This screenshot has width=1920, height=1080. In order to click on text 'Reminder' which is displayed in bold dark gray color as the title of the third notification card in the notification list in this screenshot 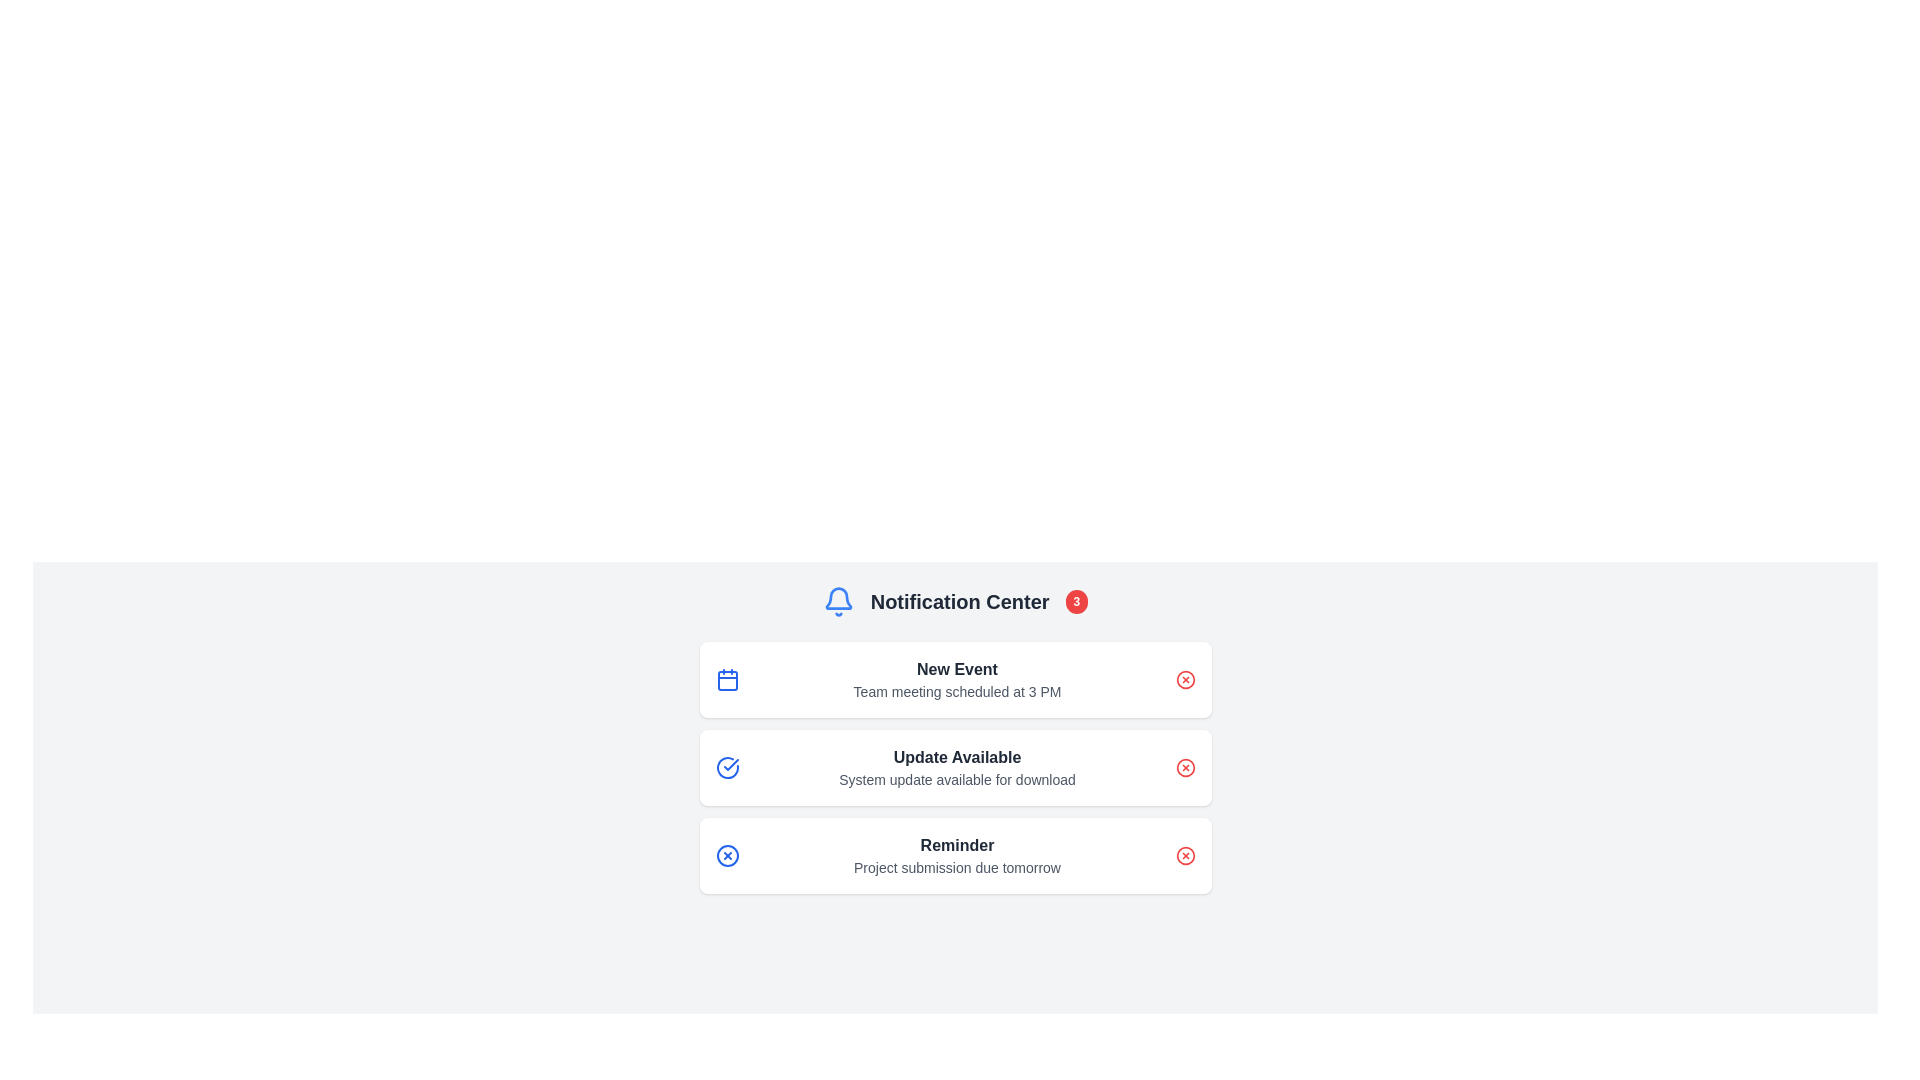, I will do `click(956, 845)`.